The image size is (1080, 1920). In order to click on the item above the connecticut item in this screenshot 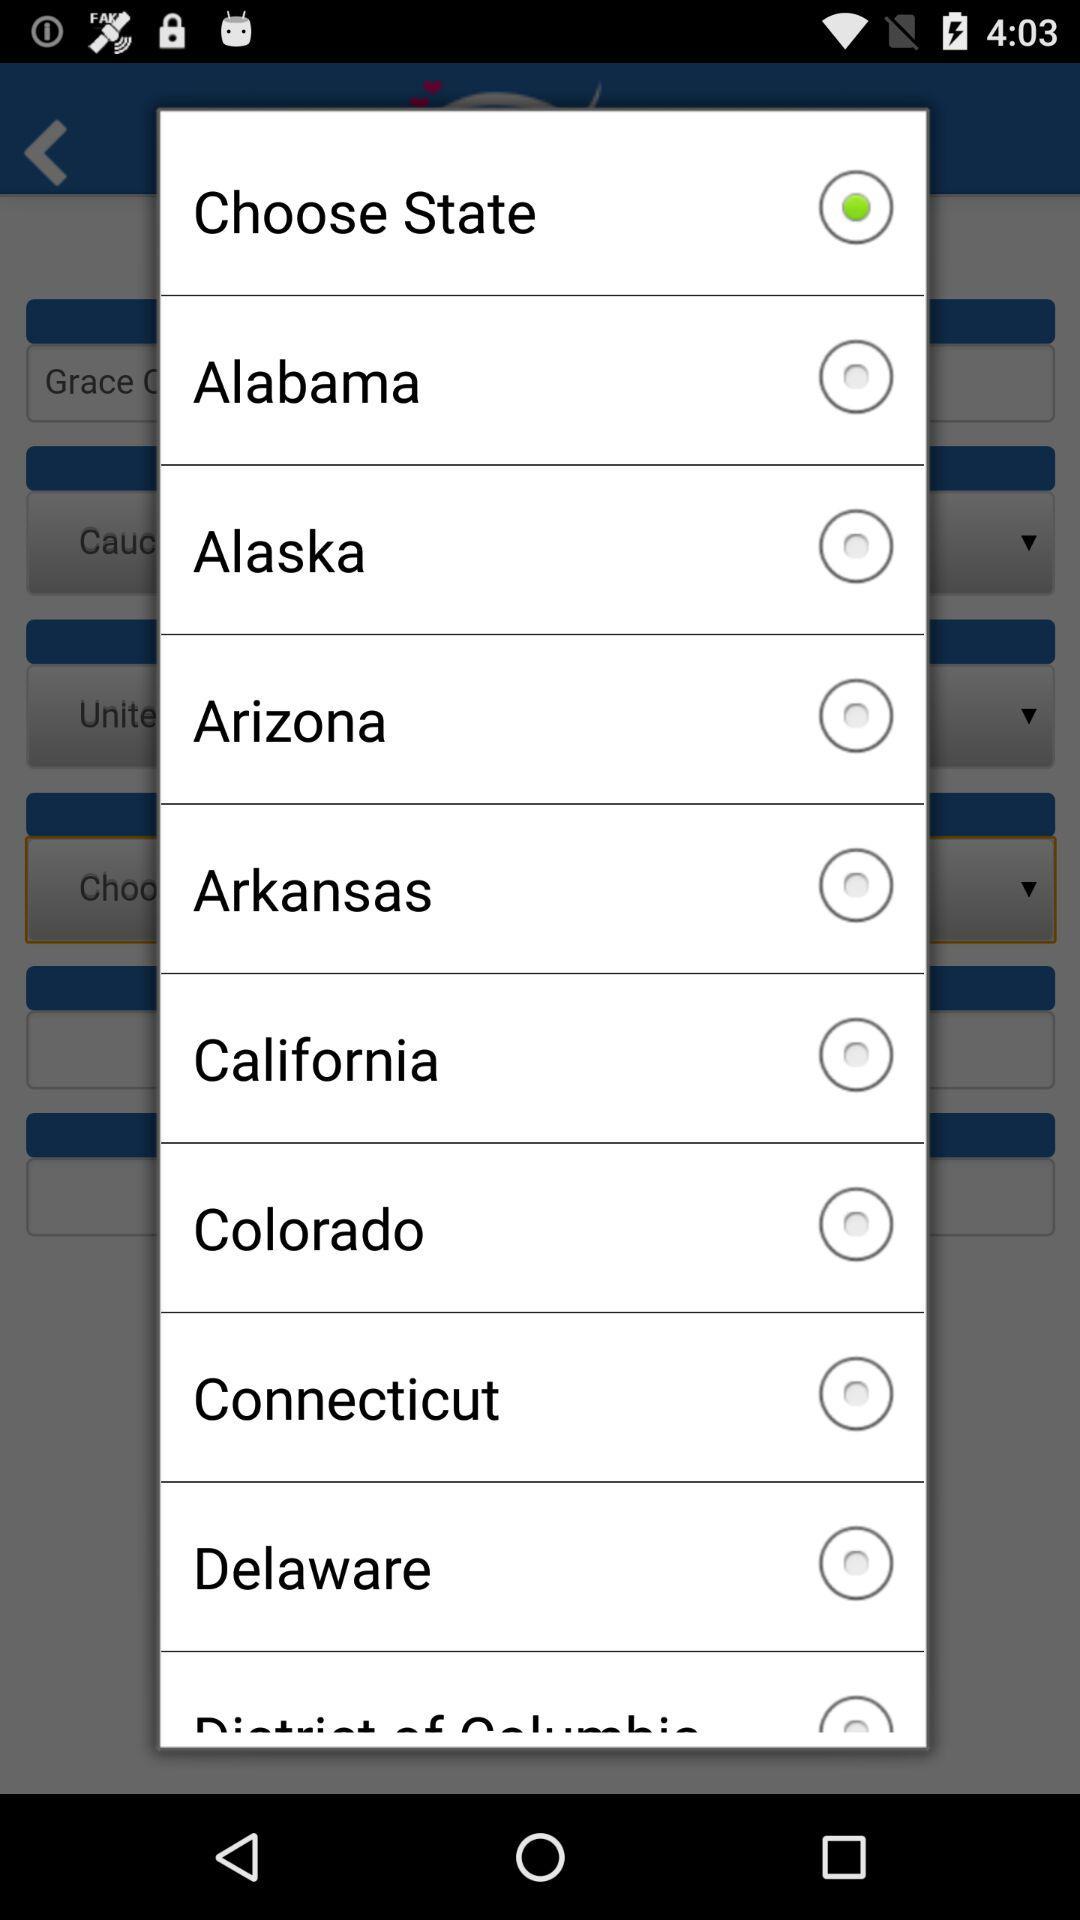, I will do `click(542, 1226)`.